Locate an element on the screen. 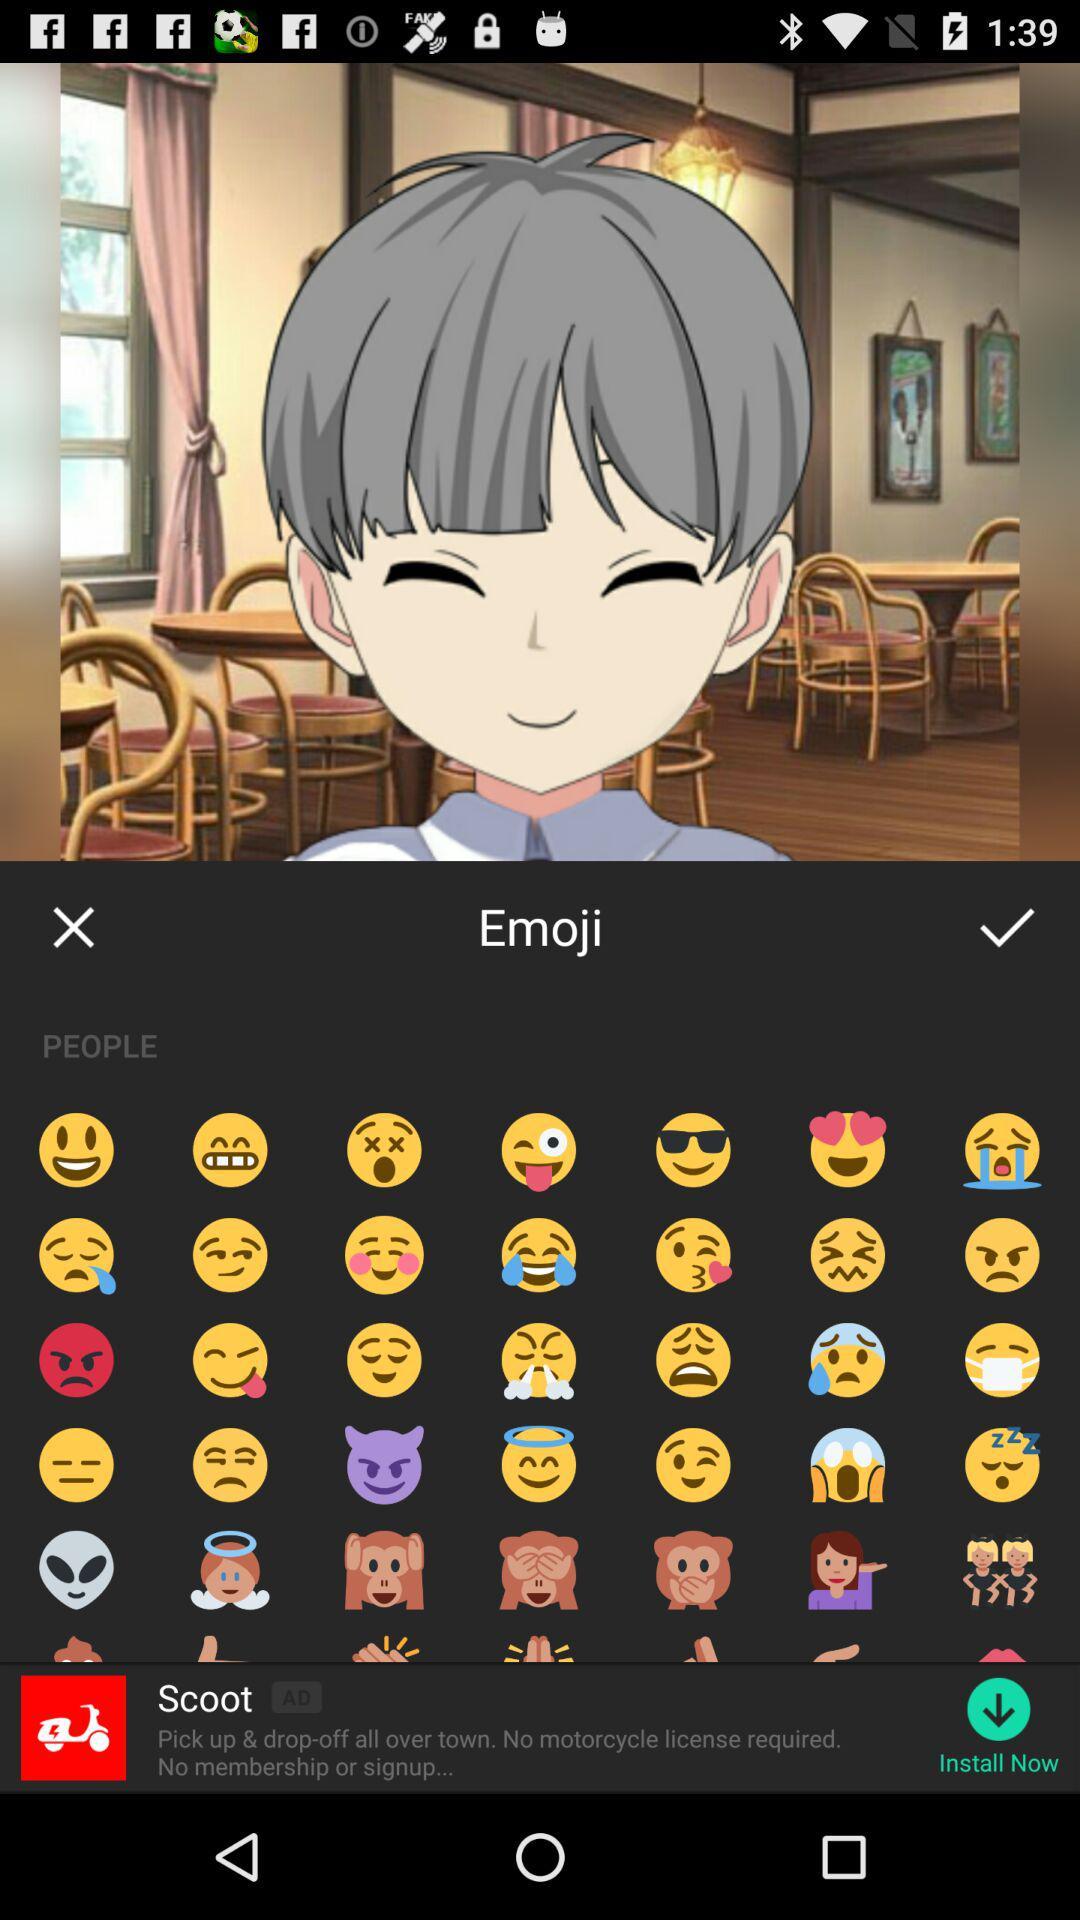  the install now icon is located at coordinates (999, 1762).